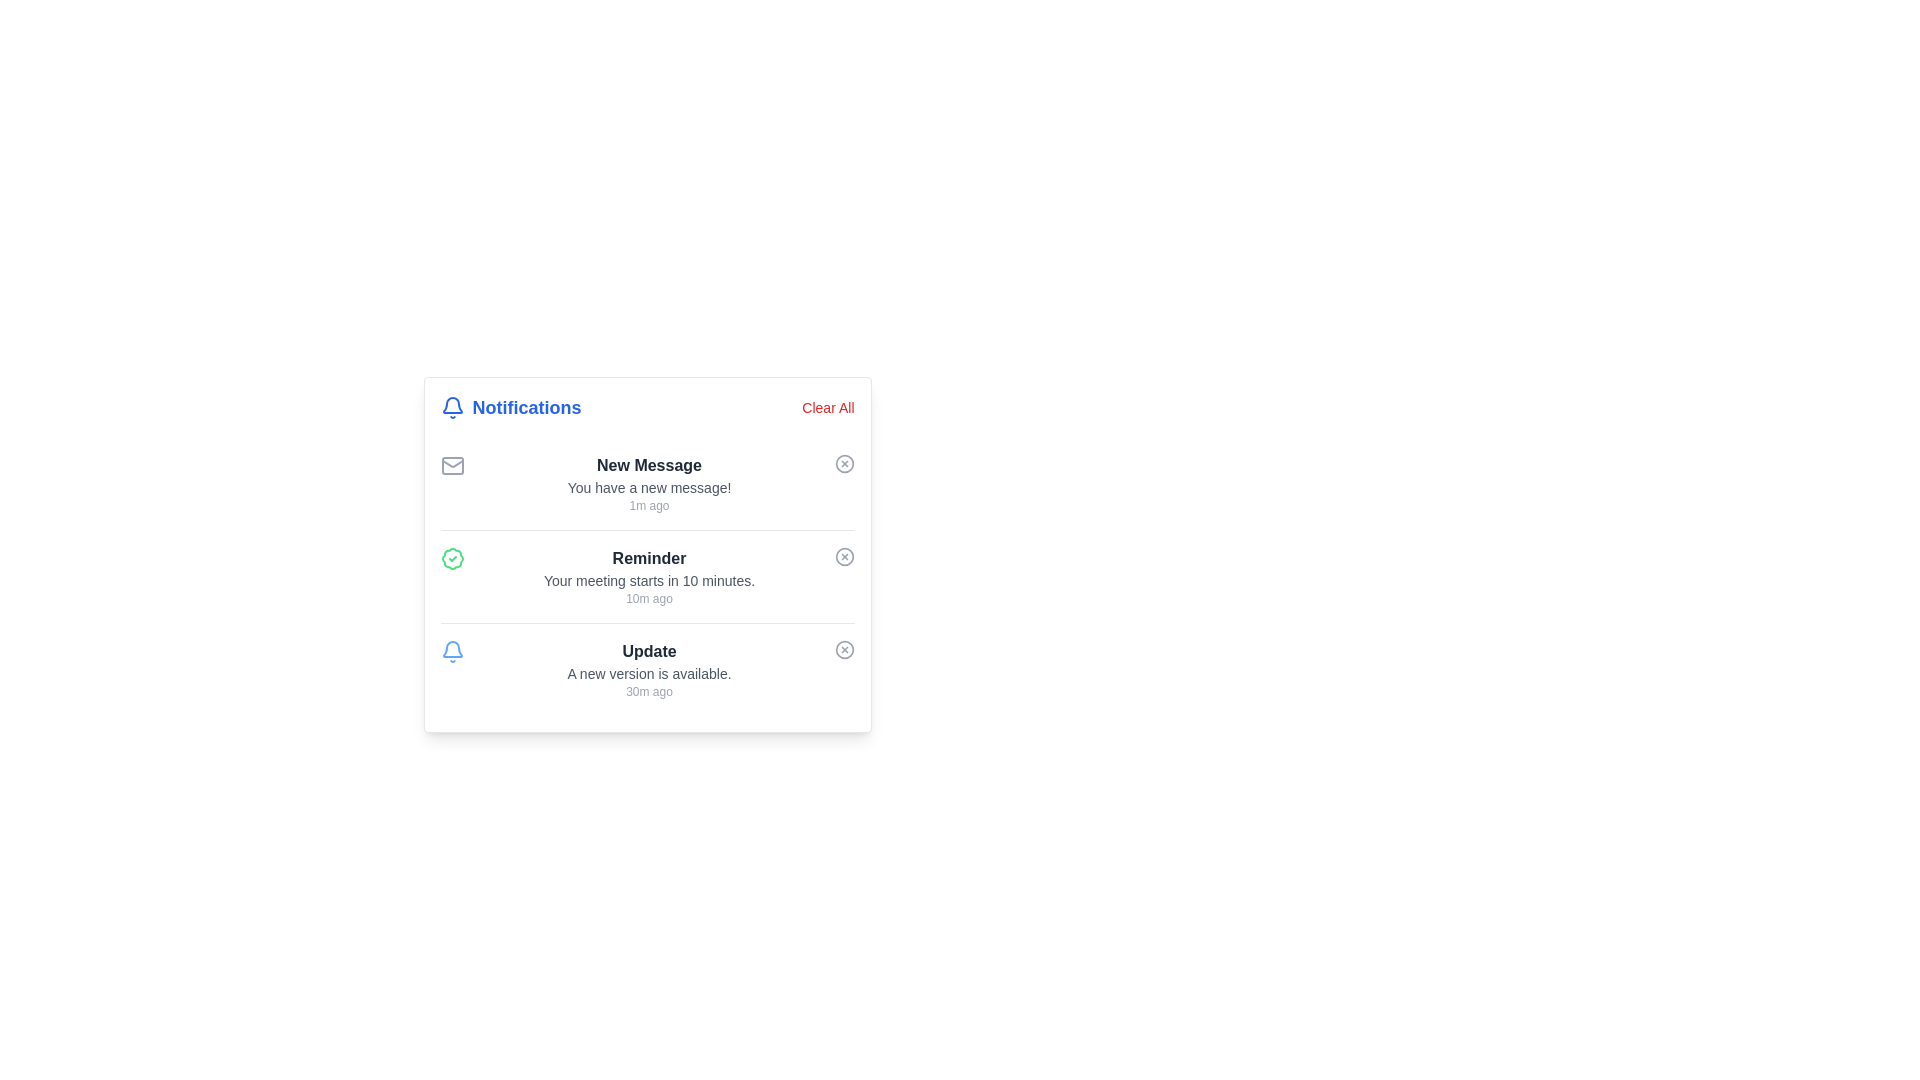 The image size is (1920, 1080). What do you see at coordinates (647, 555) in the screenshot?
I see `individual notifications in the Notification Panel located centrally in the middle-upper section of the interface by clicking on them` at bounding box center [647, 555].